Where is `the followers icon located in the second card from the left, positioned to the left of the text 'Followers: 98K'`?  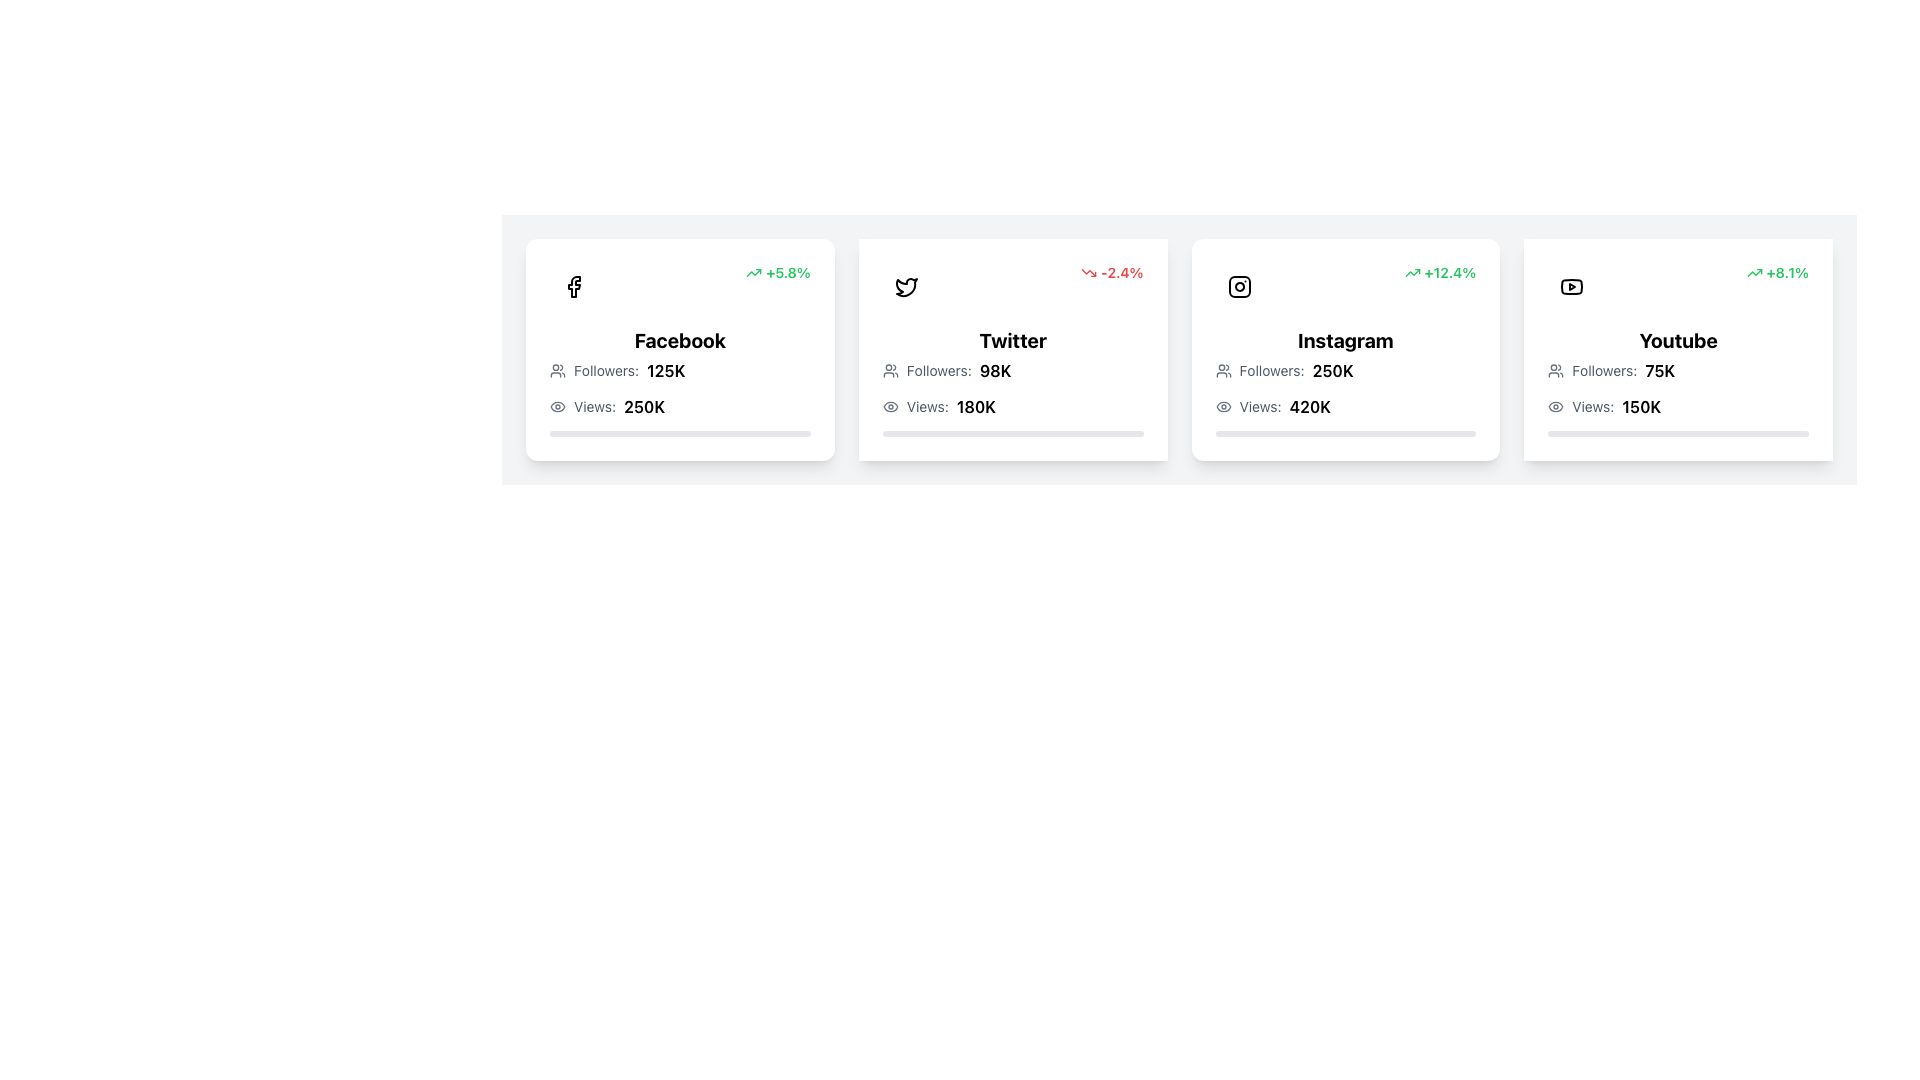 the followers icon located in the second card from the left, positioned to the left of the text 'Followers: 98K' is located at coordinates (889, 370).